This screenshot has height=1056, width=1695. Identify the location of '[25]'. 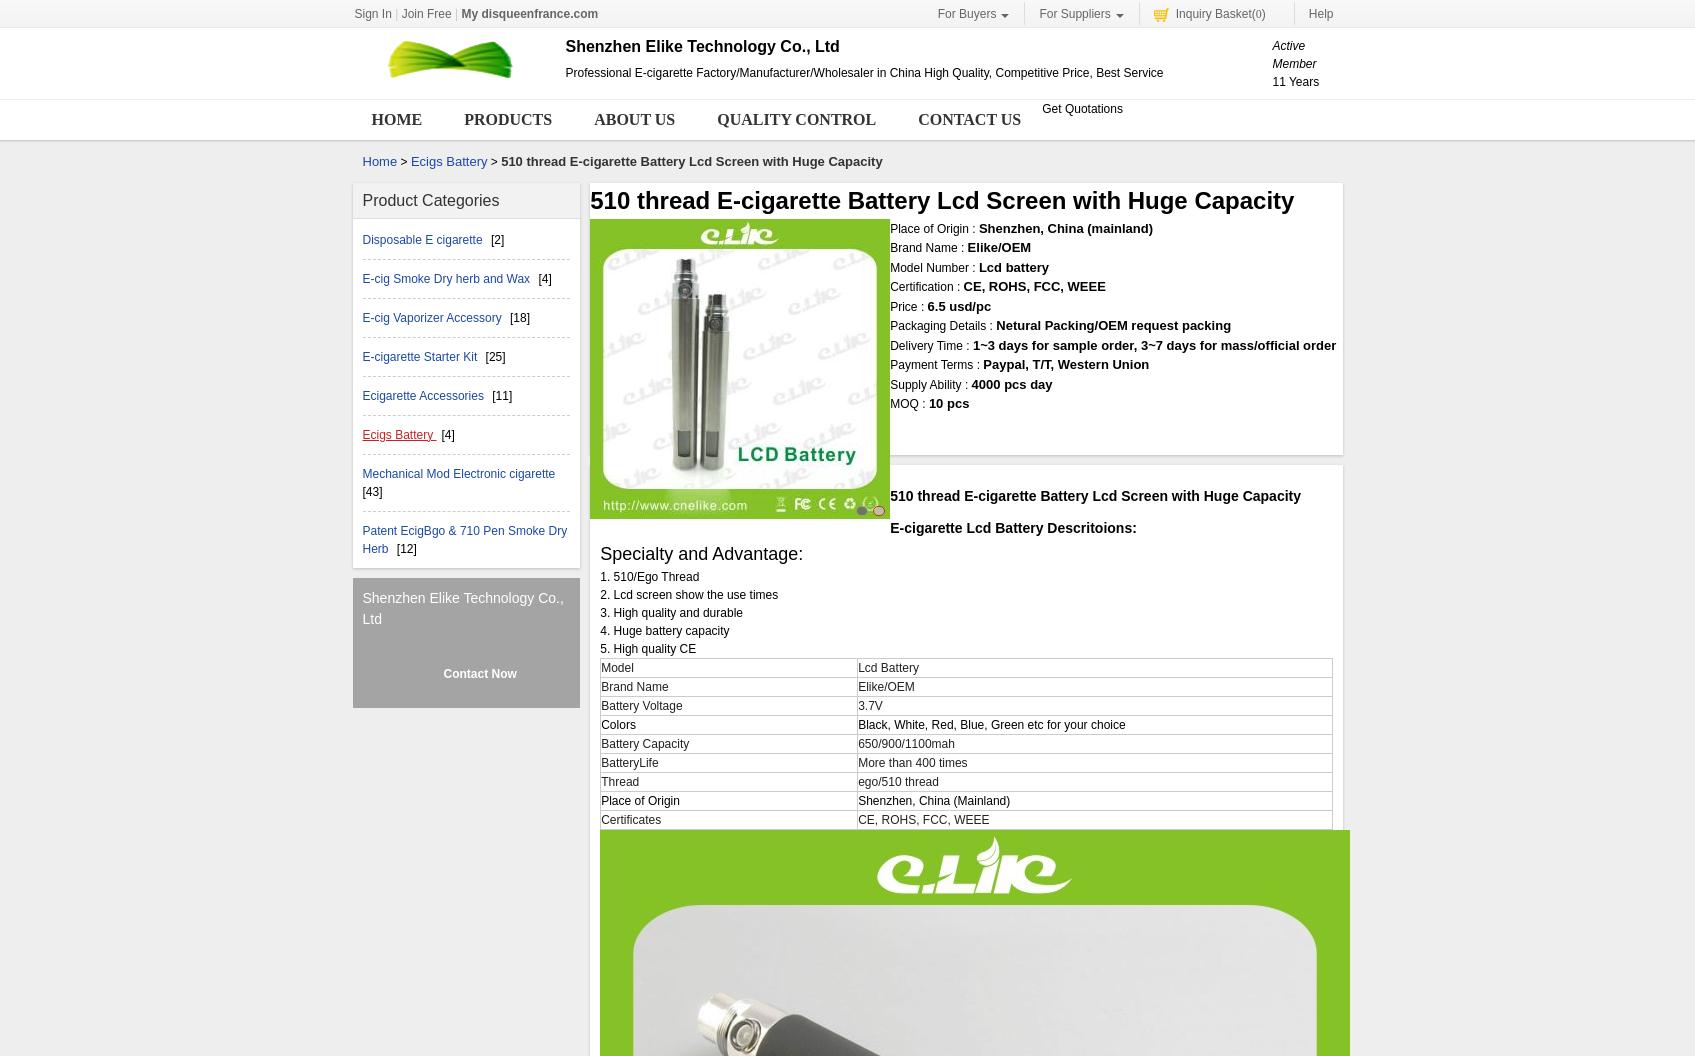
(493, 354).